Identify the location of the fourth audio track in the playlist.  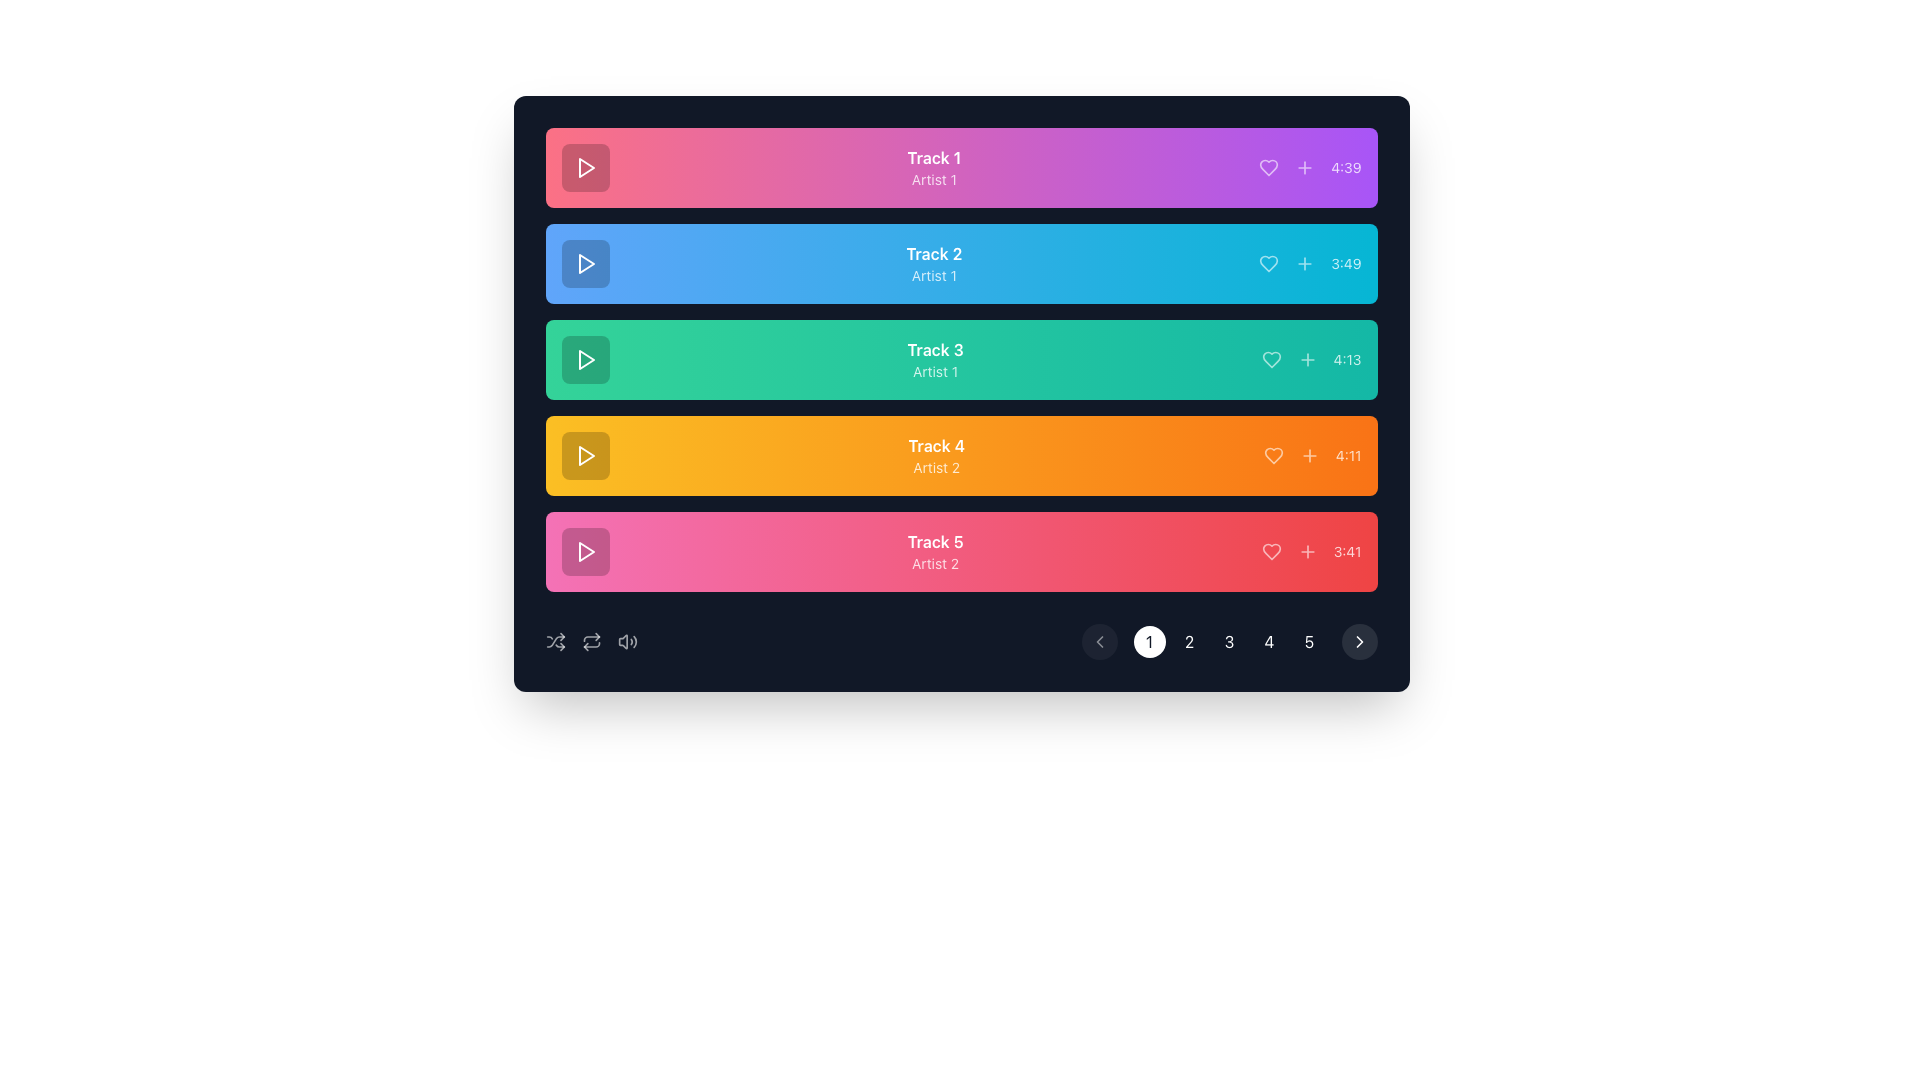
(961, 455).